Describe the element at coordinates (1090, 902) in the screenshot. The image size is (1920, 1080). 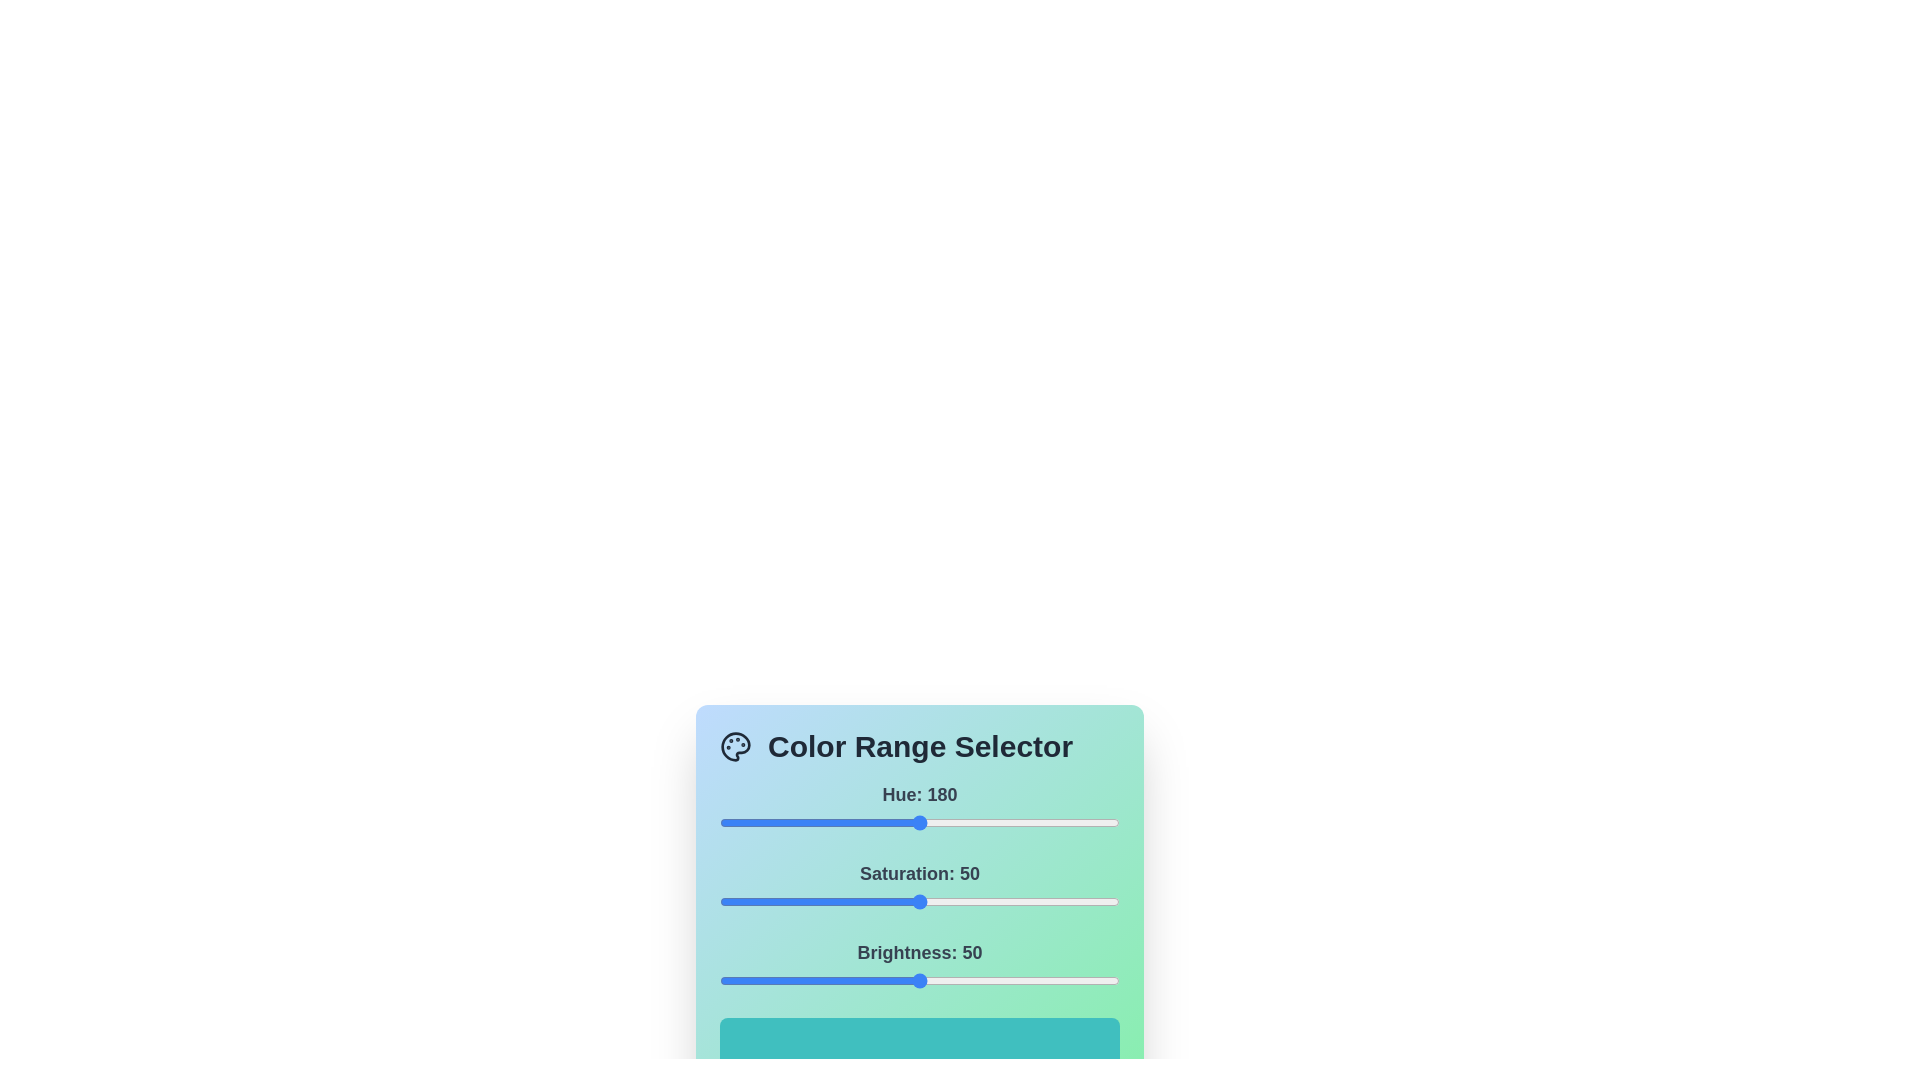
I see `the 1 slider to 93` at that location.